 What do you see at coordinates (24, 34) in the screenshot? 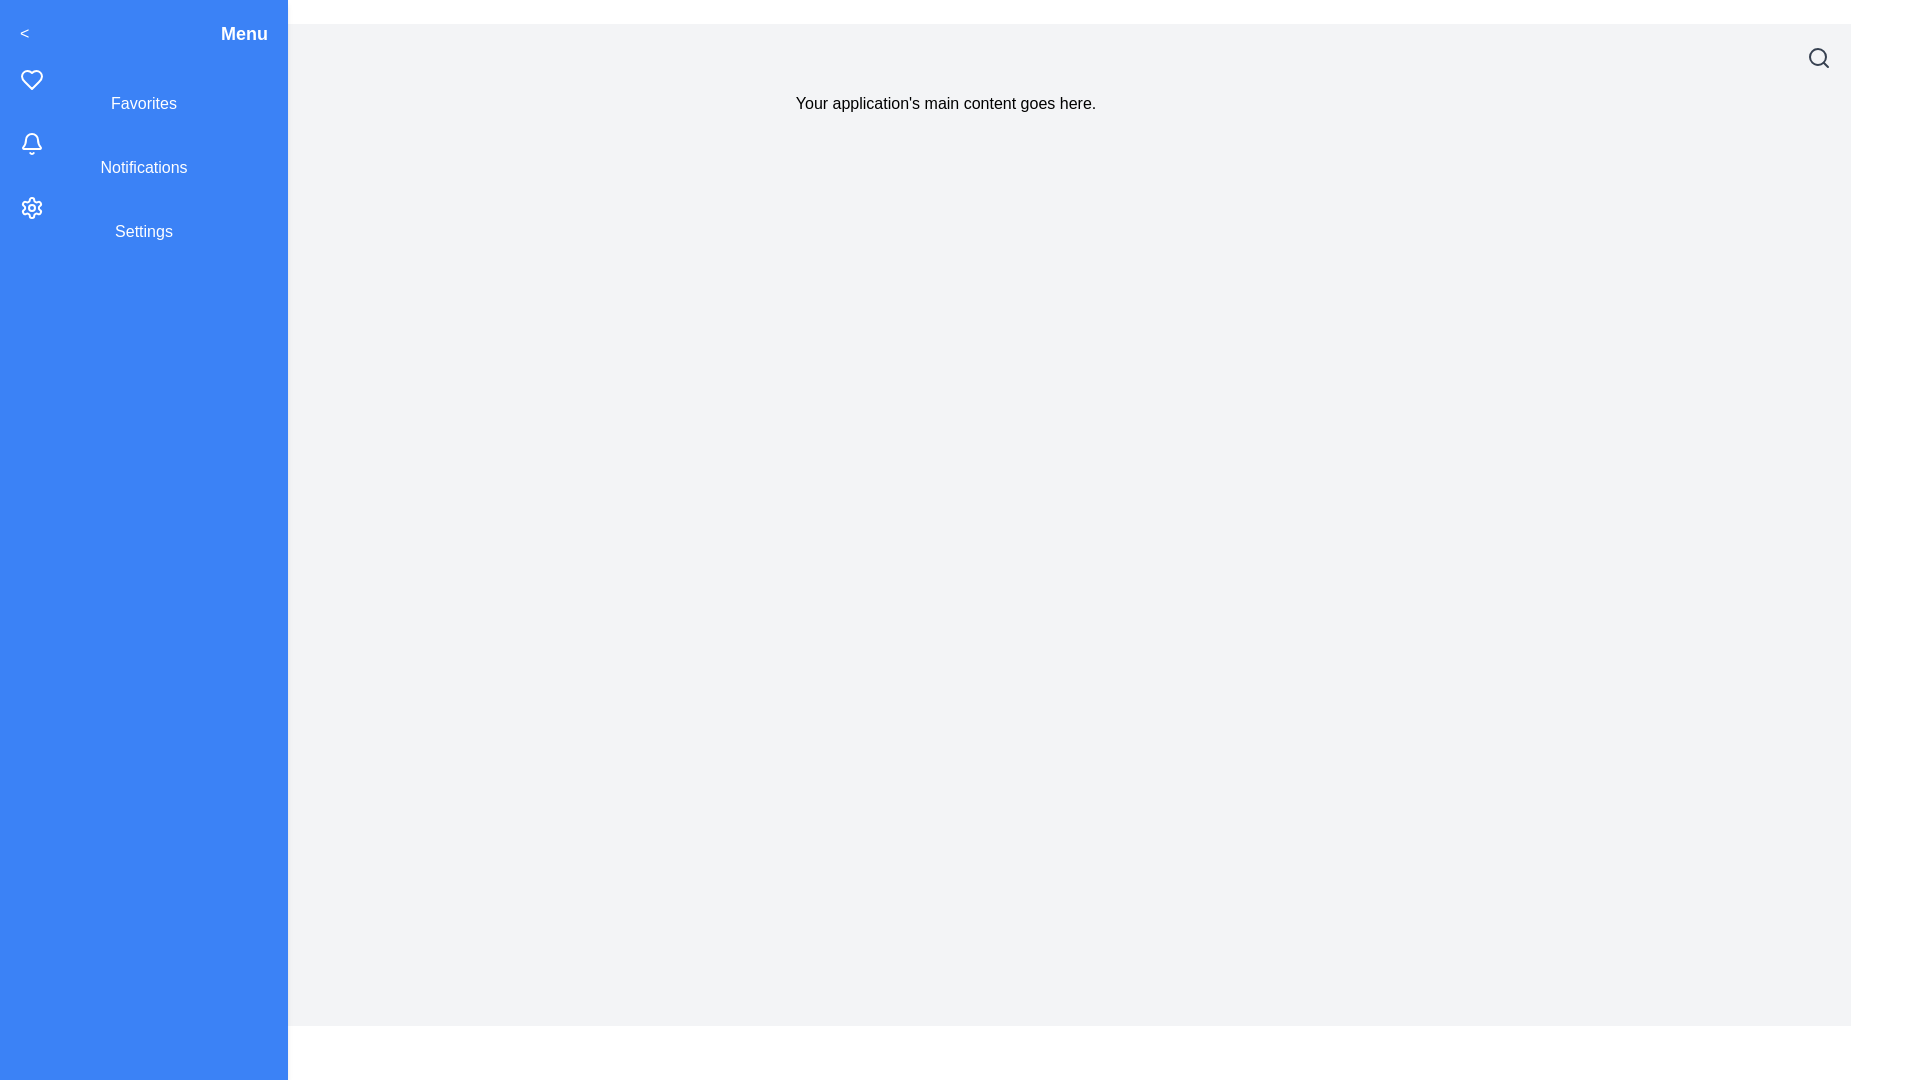
I see `toggle button to observe the transition effect of the drawer` at bounding box center [24, 34].